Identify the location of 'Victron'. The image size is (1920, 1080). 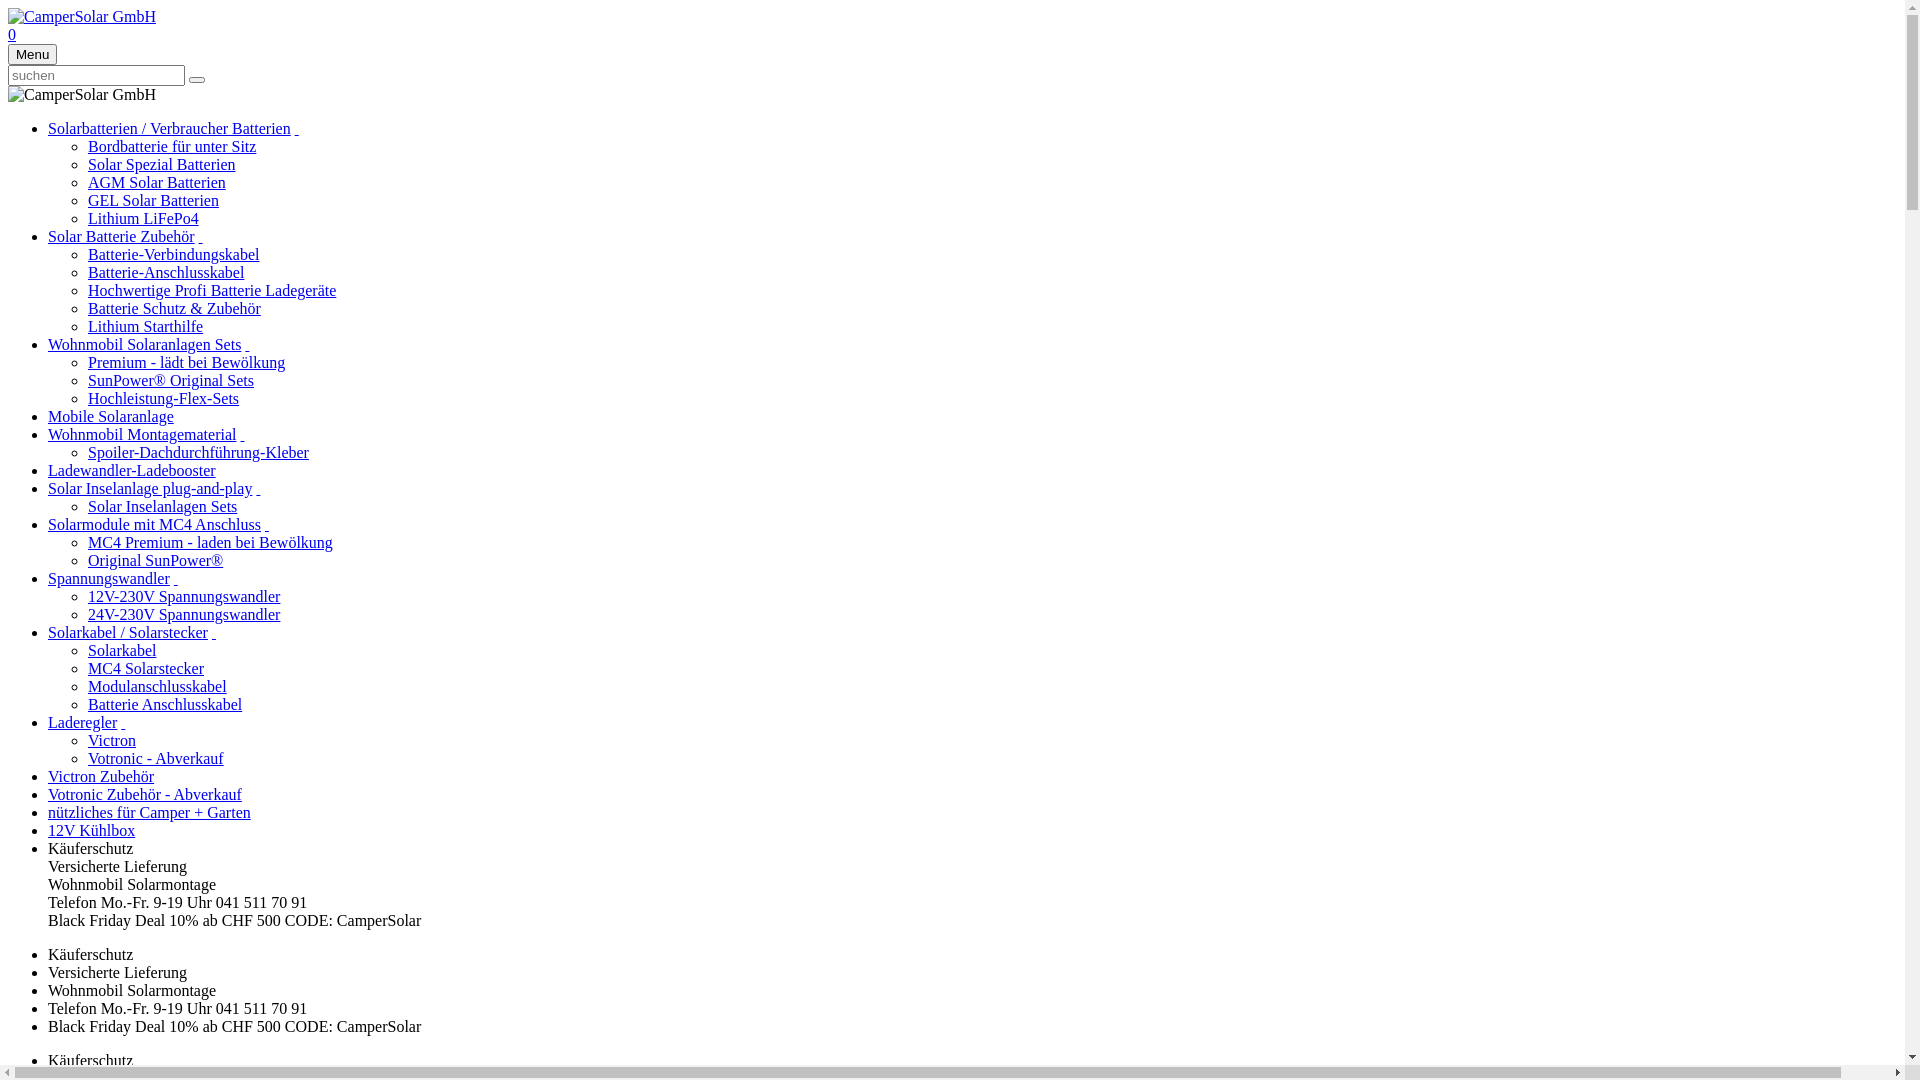
(110, 740).